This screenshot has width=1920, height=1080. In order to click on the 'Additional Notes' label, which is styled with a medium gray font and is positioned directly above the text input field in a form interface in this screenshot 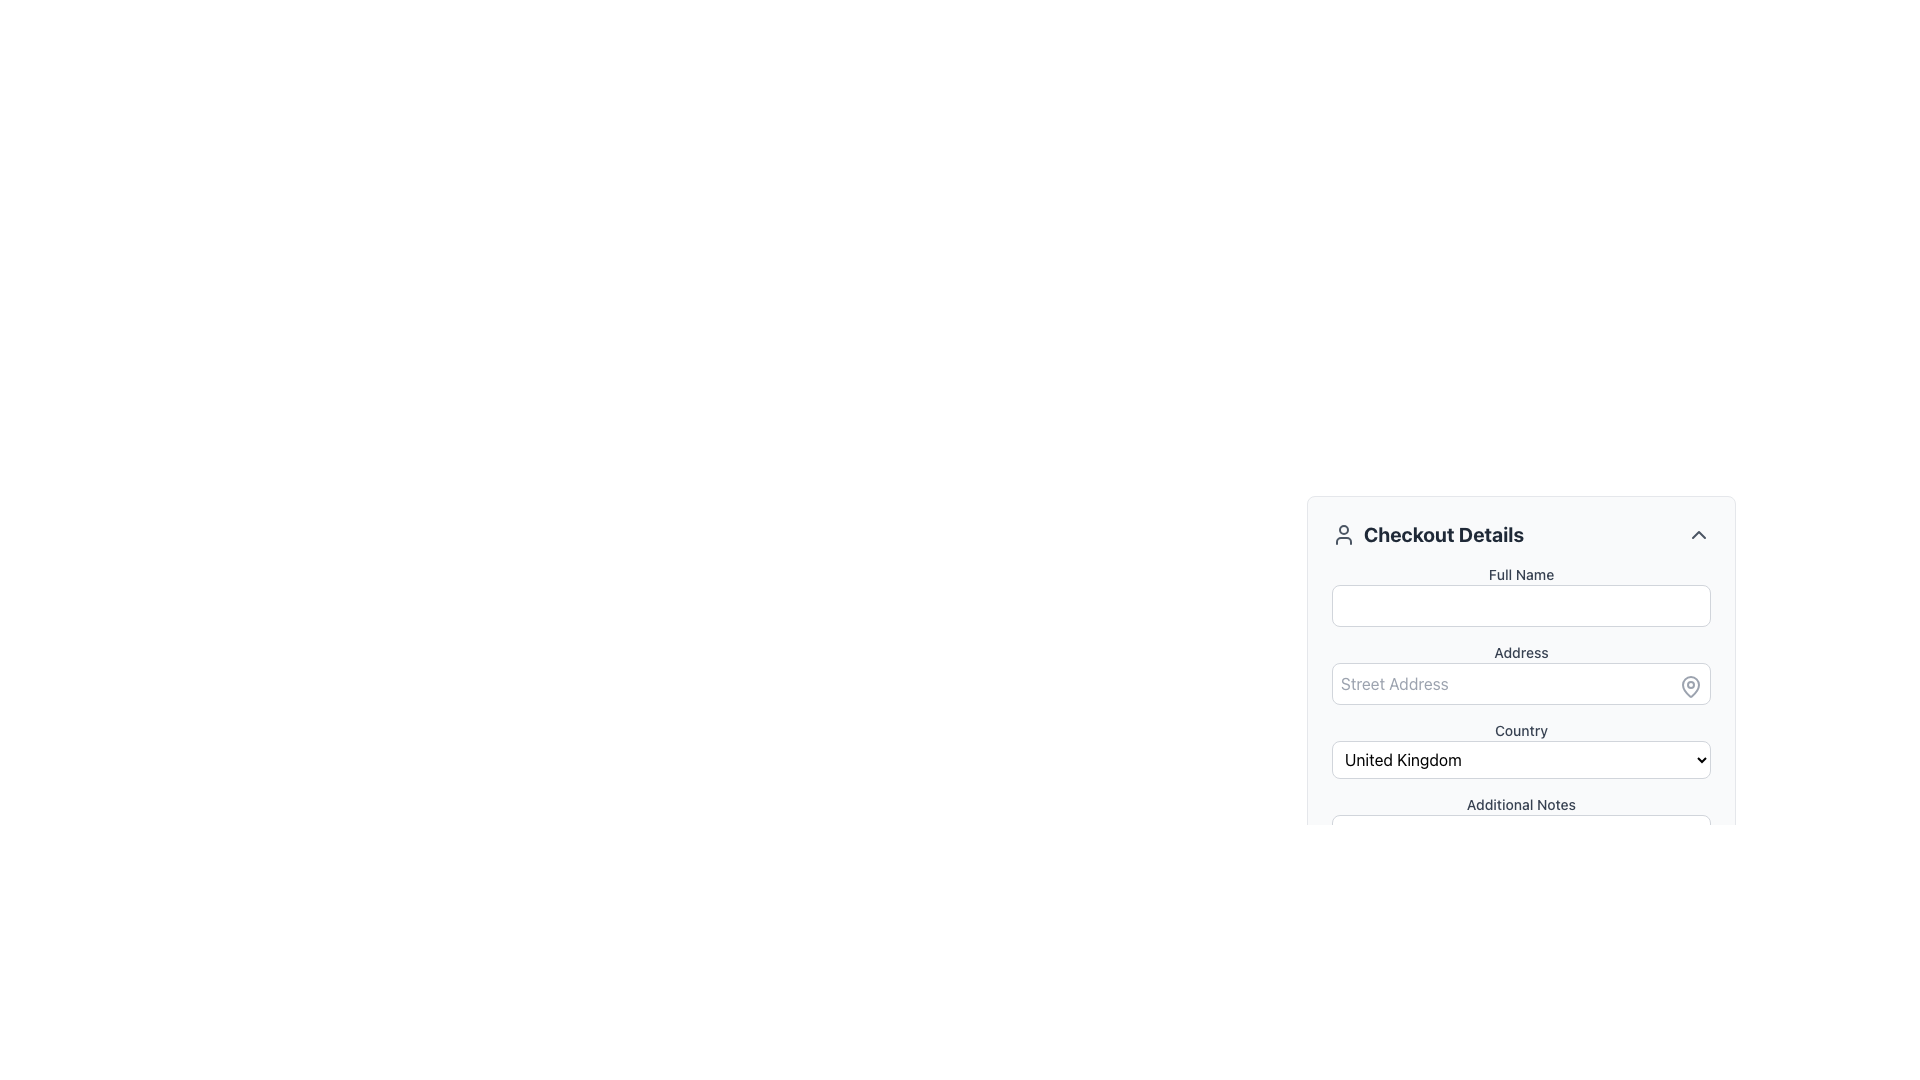, I will do `click(1520, 804)`.